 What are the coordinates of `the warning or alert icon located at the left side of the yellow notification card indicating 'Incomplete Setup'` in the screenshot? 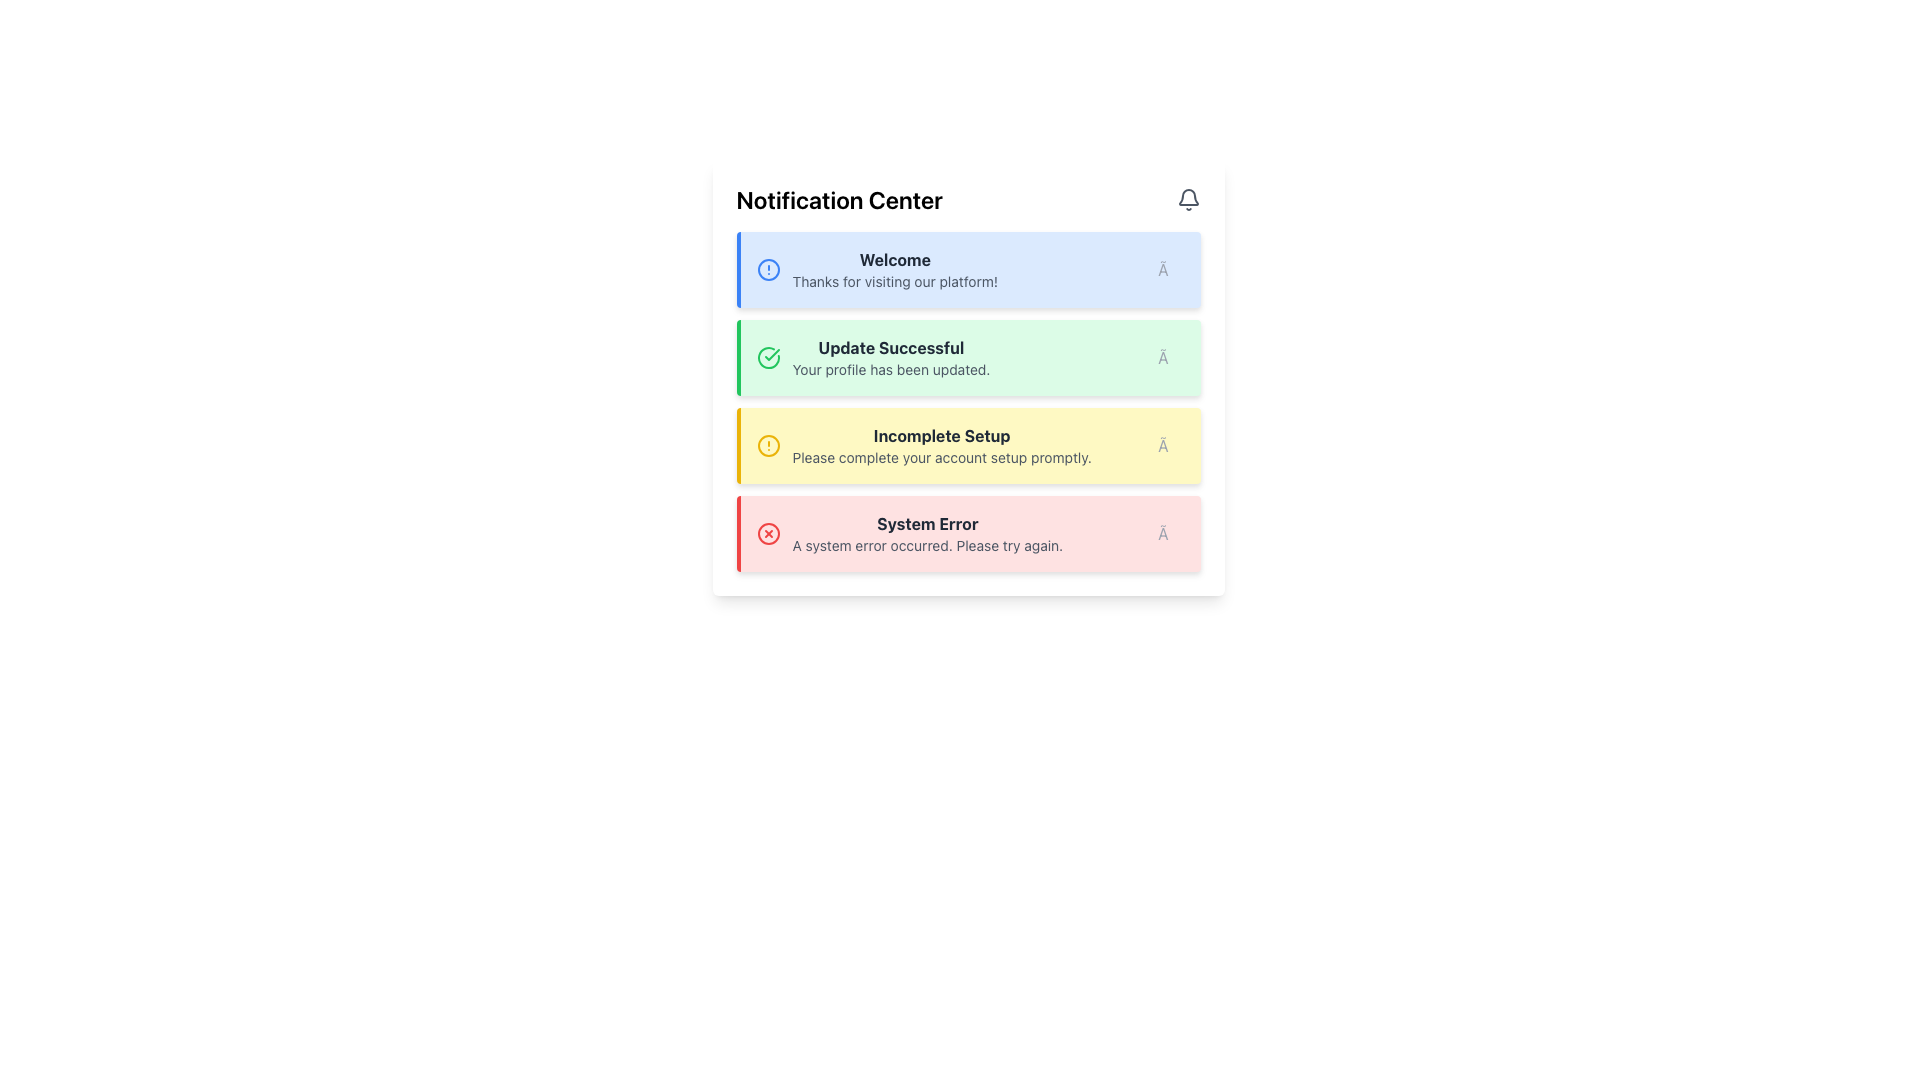 It's located at (767, 445).